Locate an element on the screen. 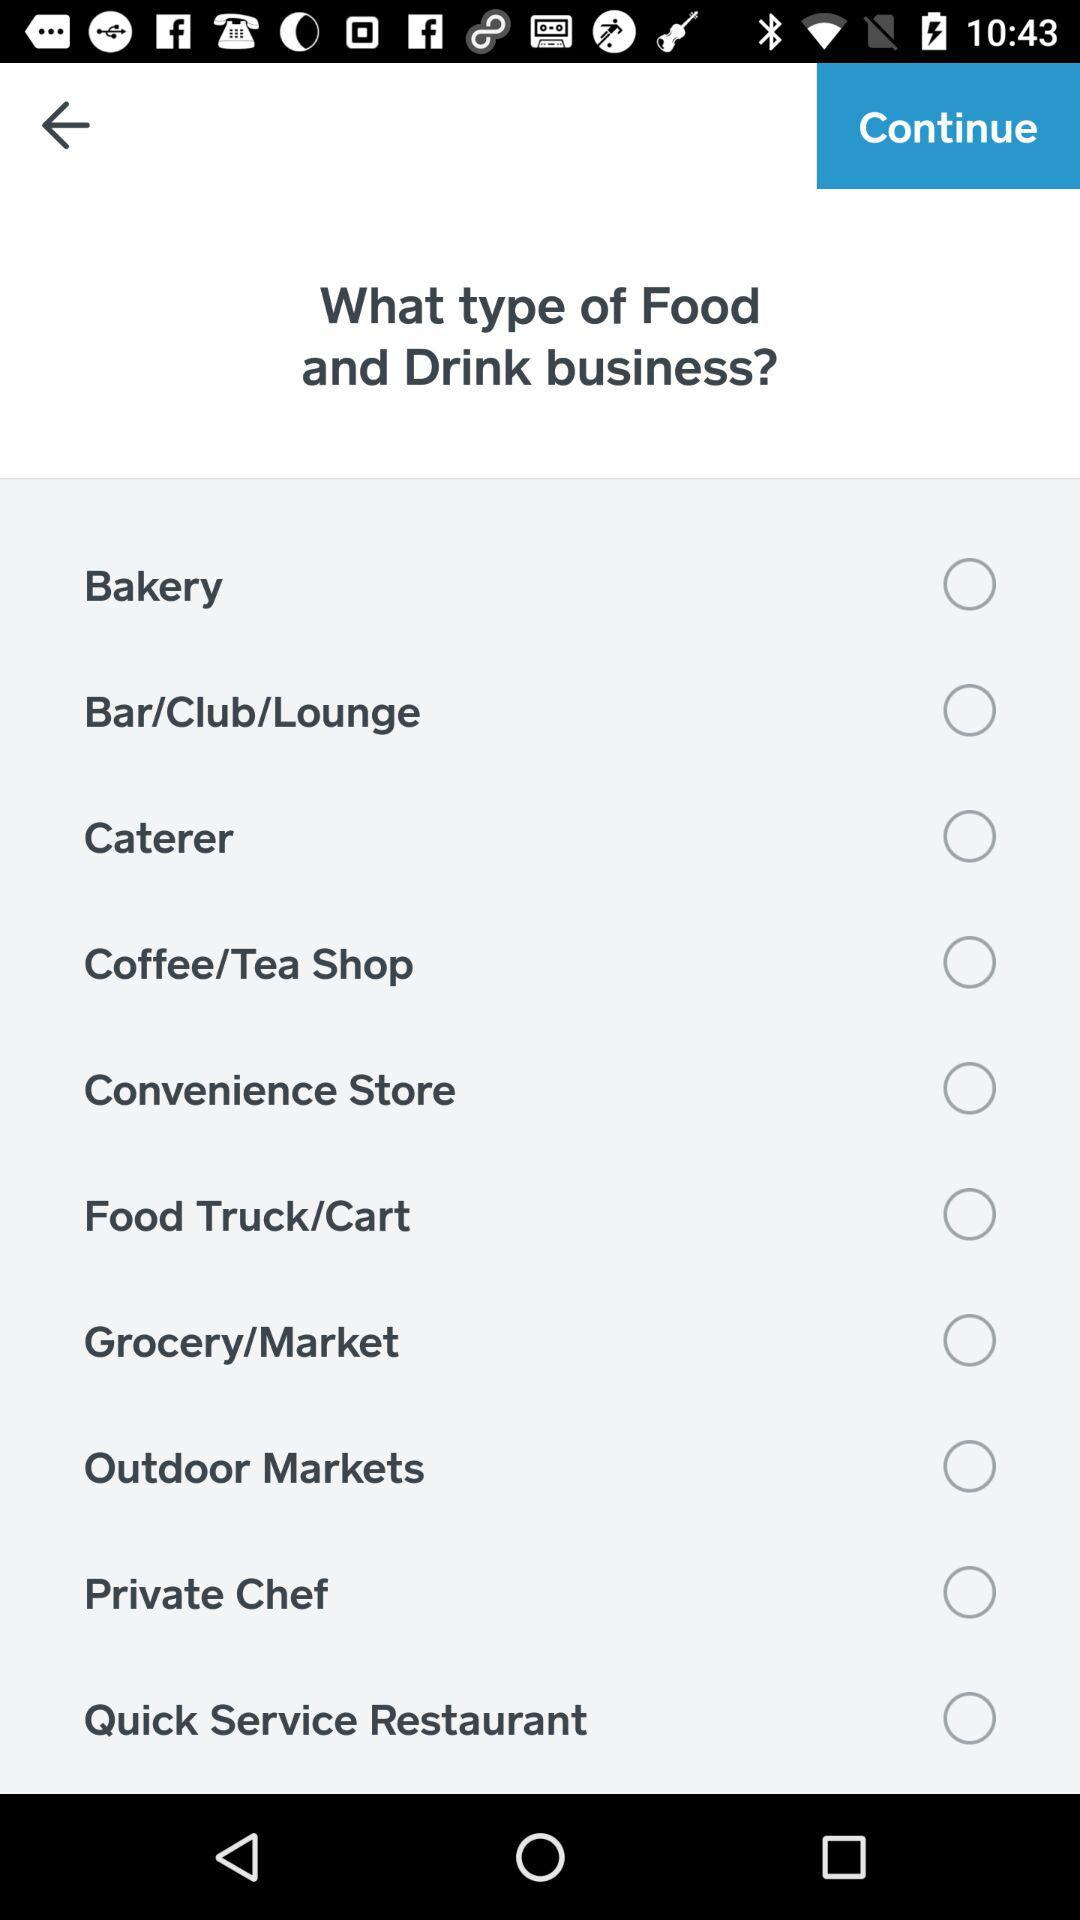  item below the food truck/cart is located at coordinates (540, 1340).